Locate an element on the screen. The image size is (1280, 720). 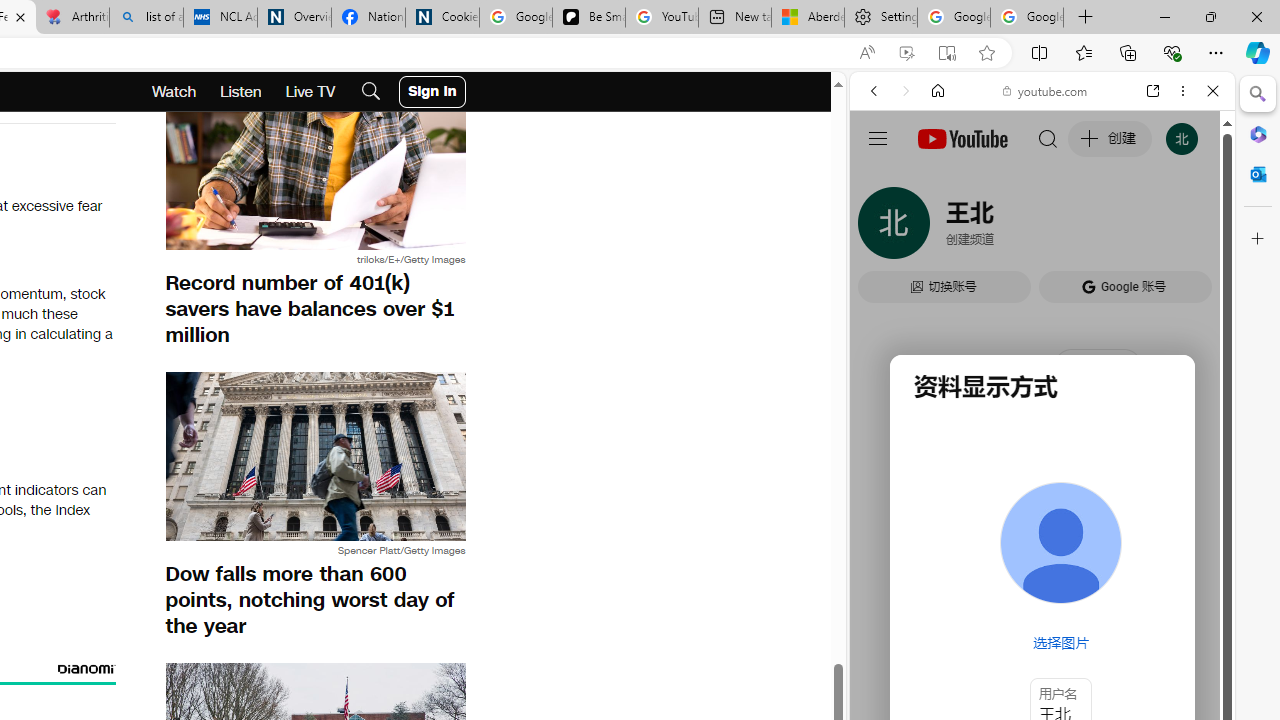
'Aberdeen, Hong Kong SAR hourly forecast | Microsoft Weather' is located at coordinates (807, 17).